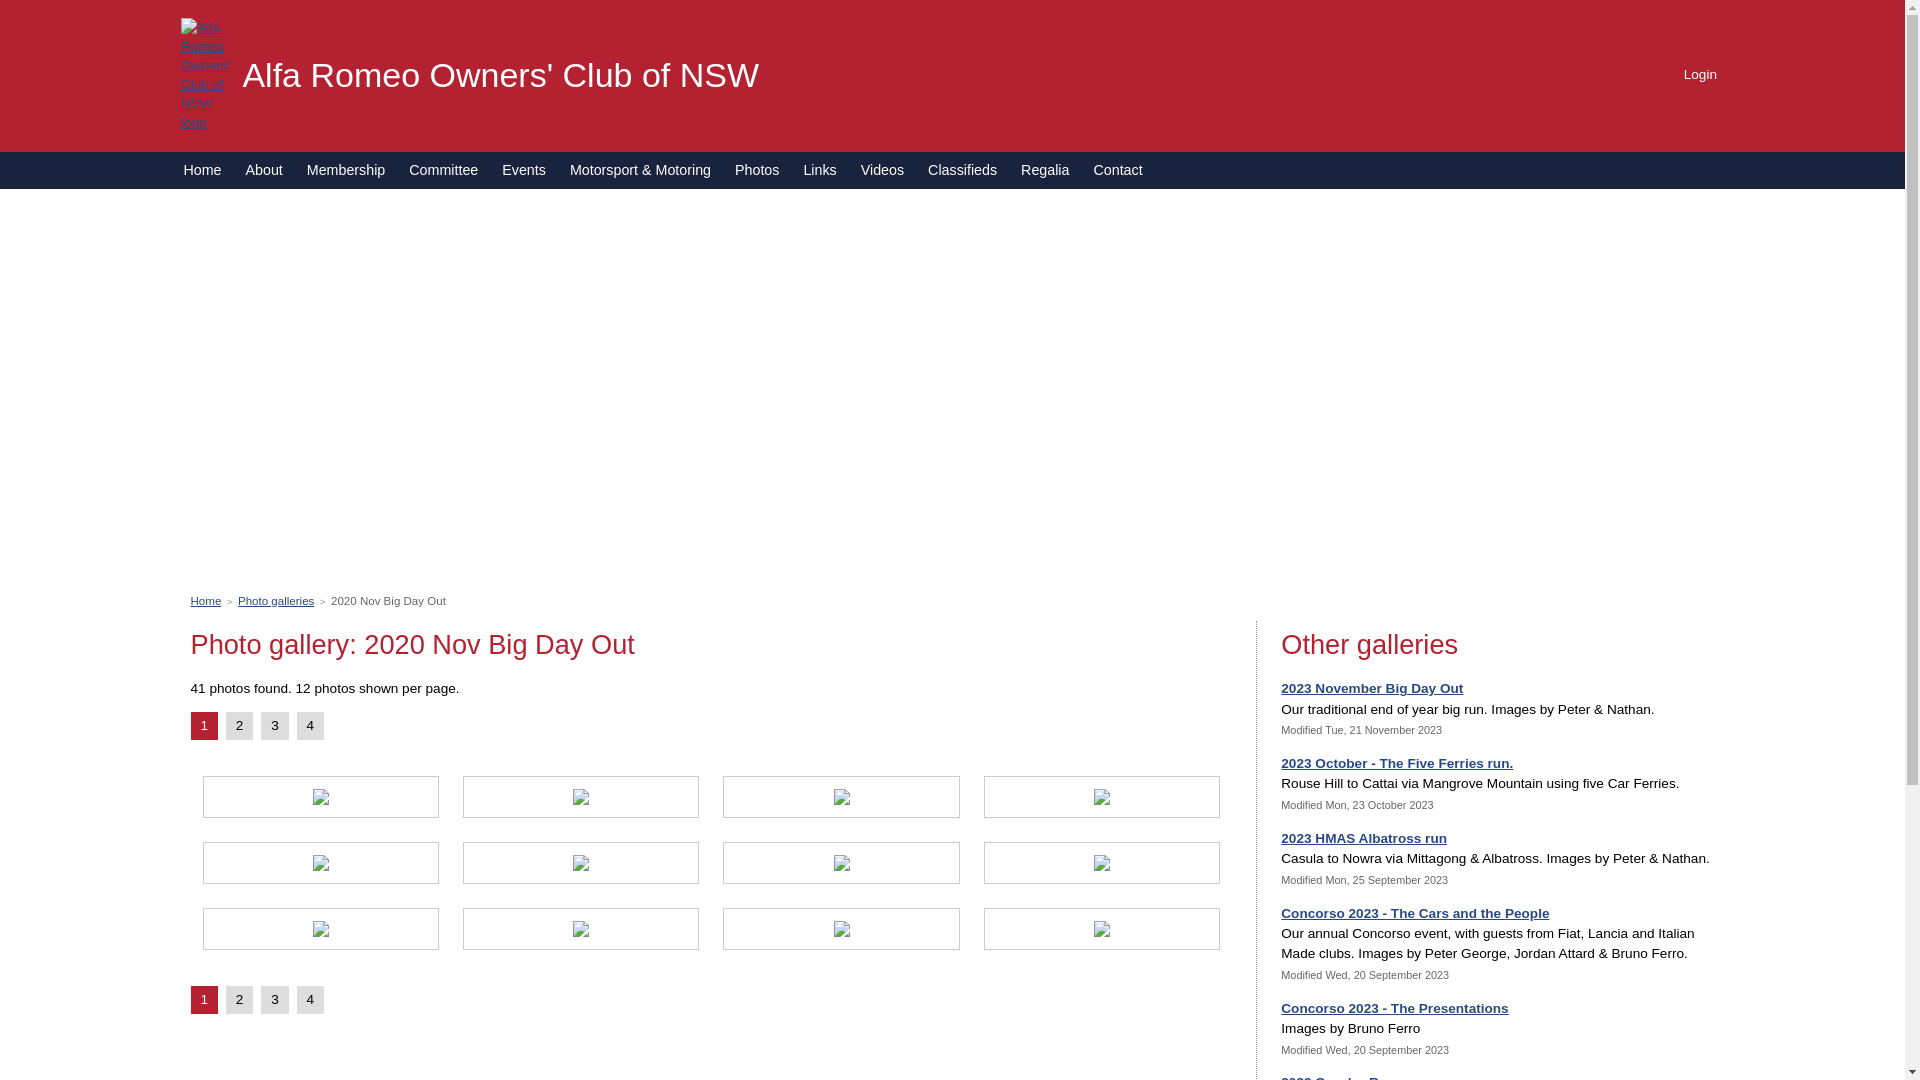  Describe the element at coordinates (1362, 838) in the screenshot. I see `'2023 HMAS Albatross run'` at that location.